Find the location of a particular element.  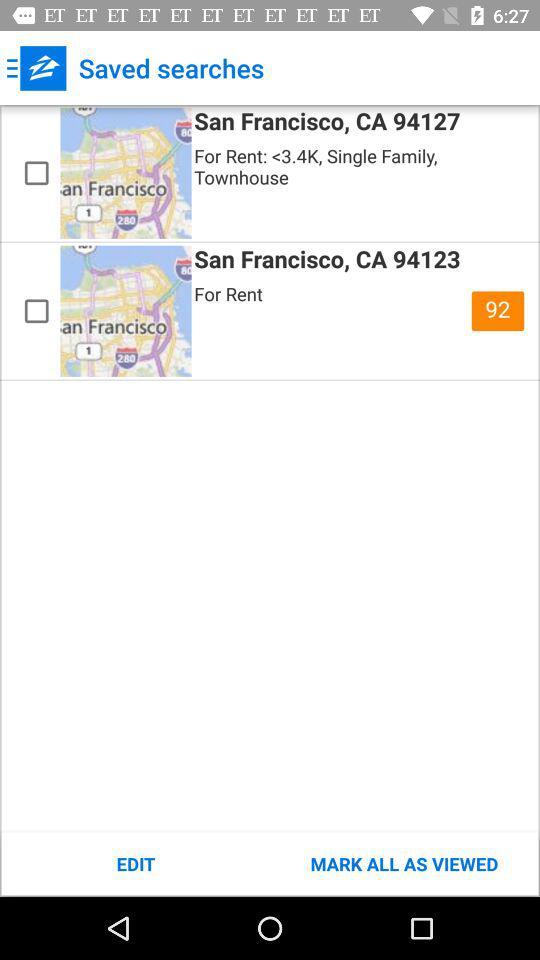

the icon below the for rent 3 is located at coordinates (496, 311).